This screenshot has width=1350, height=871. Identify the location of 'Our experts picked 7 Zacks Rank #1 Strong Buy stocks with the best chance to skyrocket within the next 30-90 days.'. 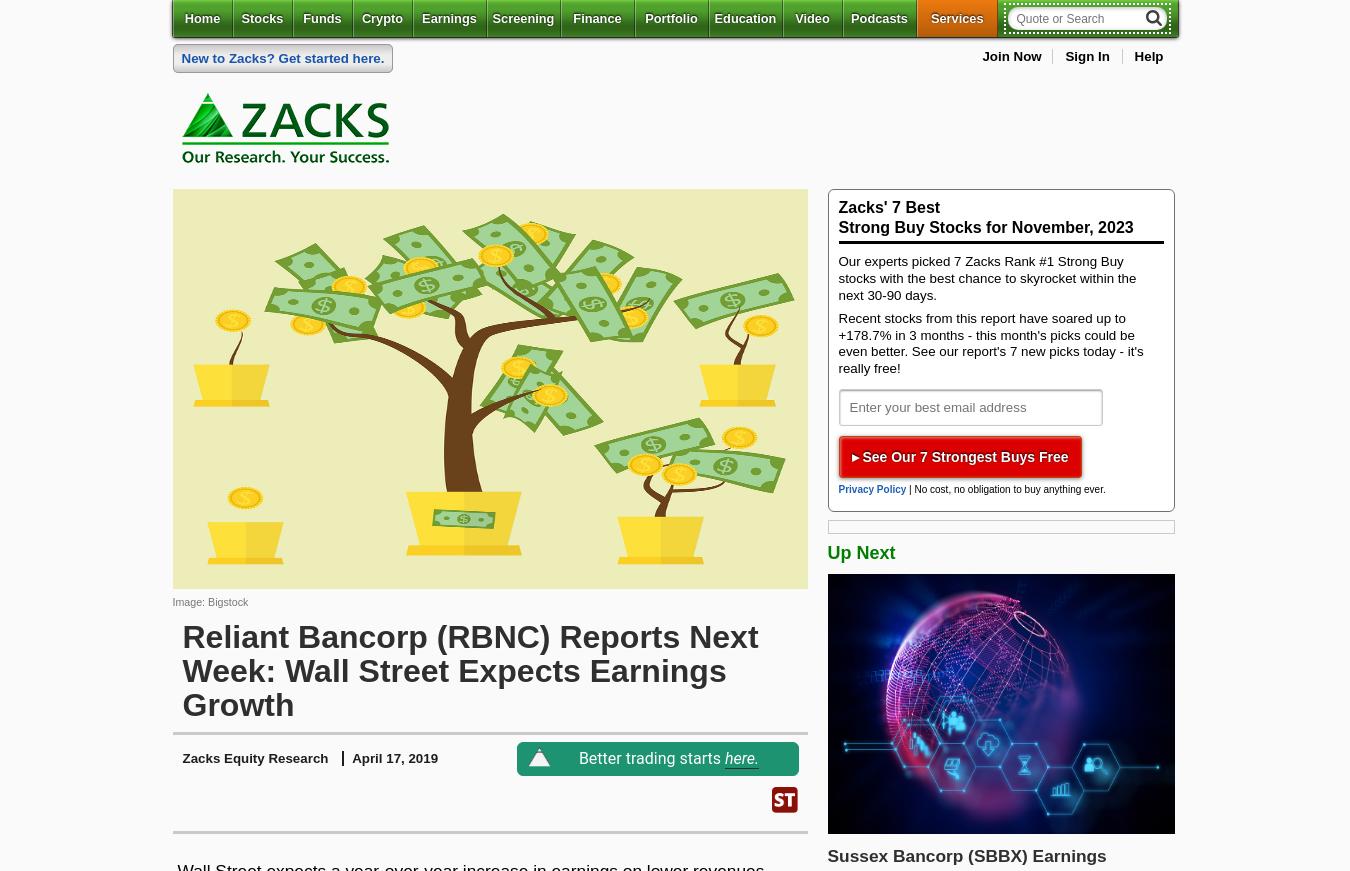
(837, 278).